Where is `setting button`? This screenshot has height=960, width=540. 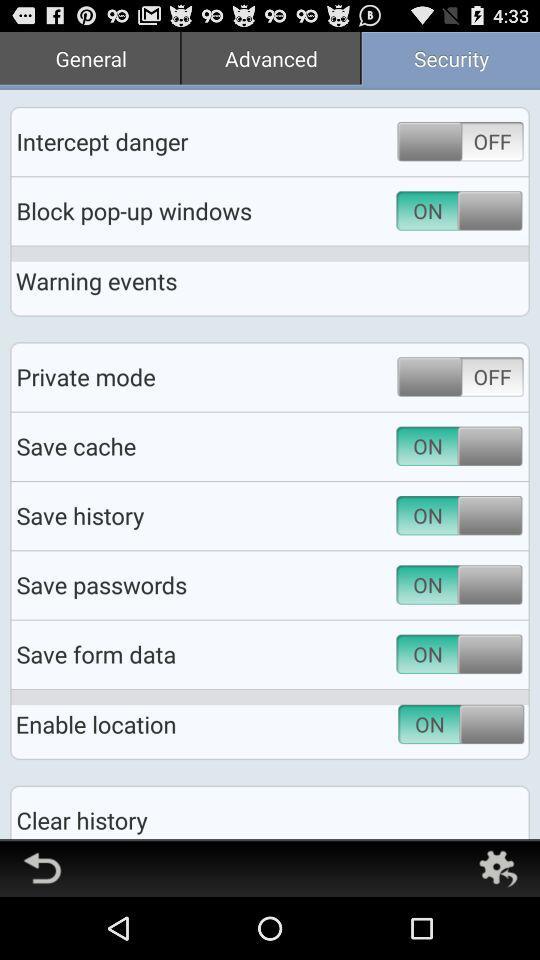 setting button is located at coordinates (496, 867).